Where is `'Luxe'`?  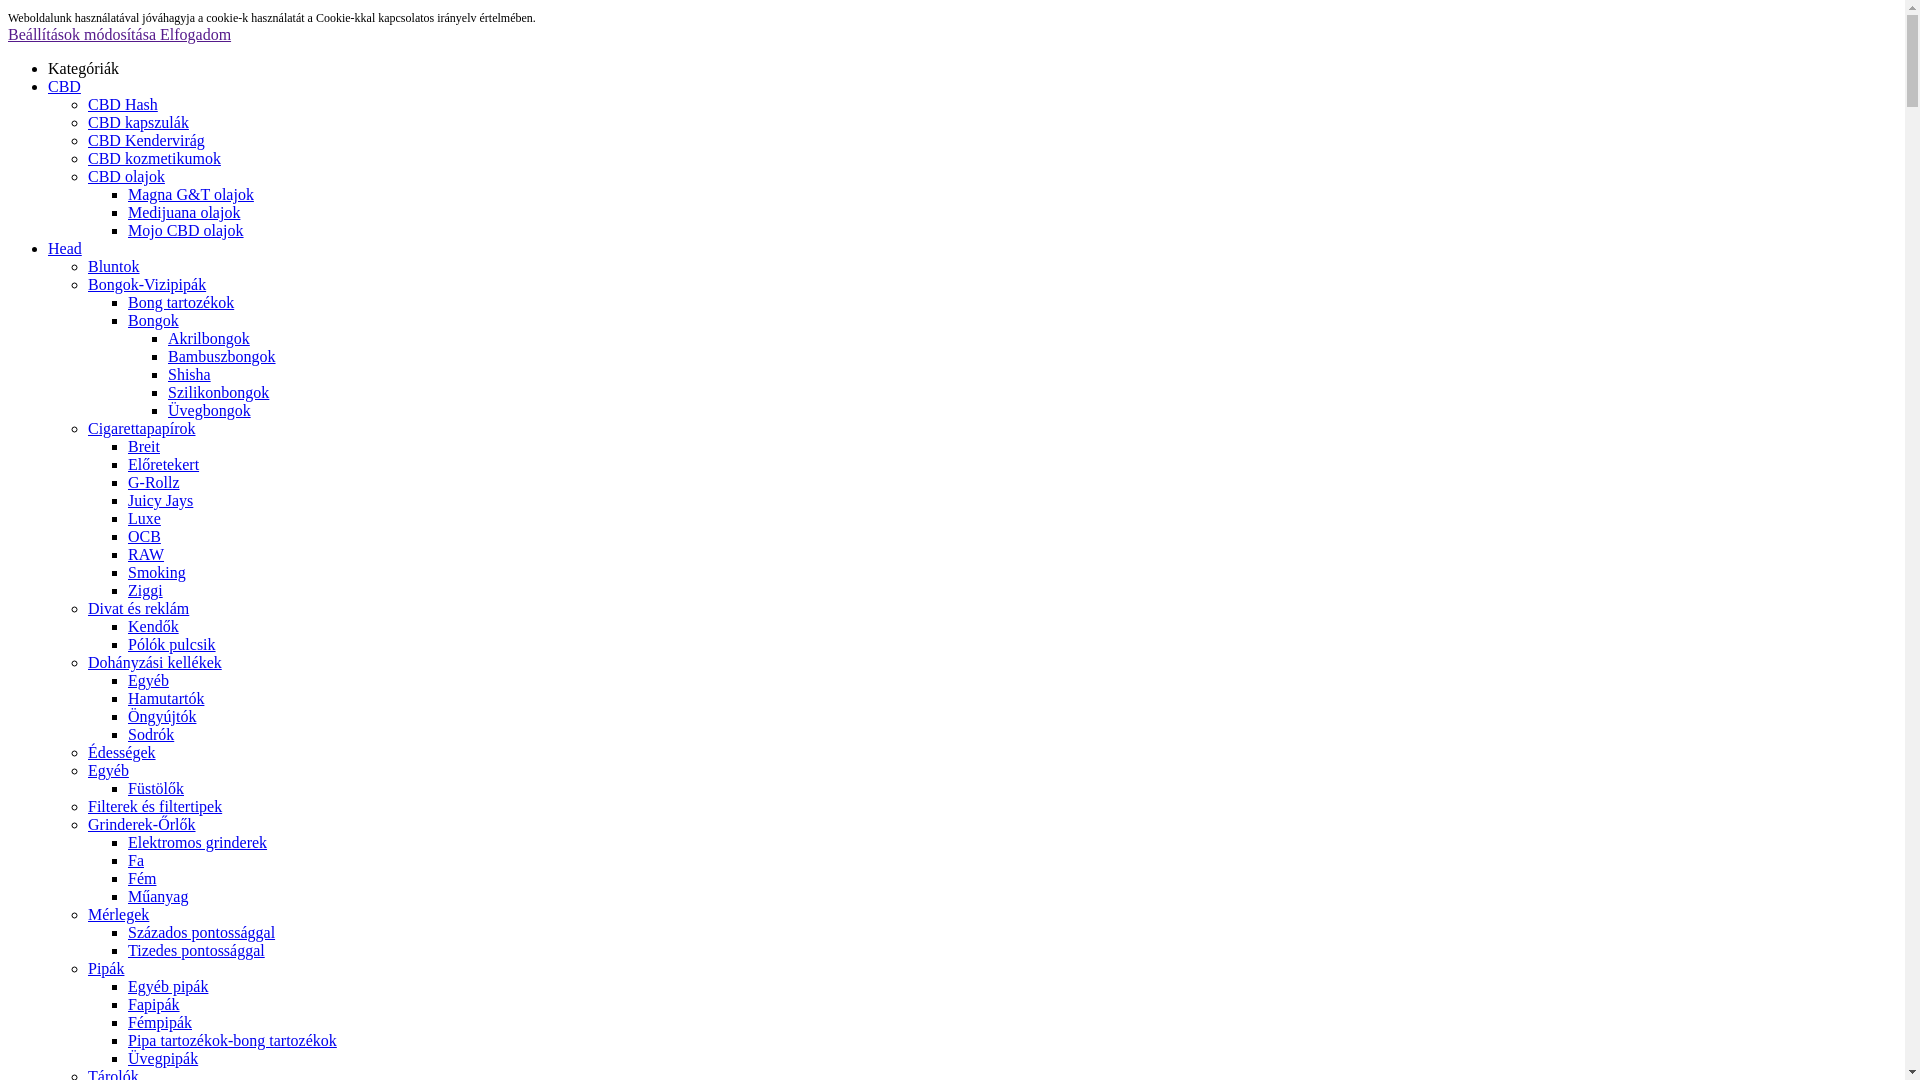 'Luxe' is located at coordinates (143, 517).